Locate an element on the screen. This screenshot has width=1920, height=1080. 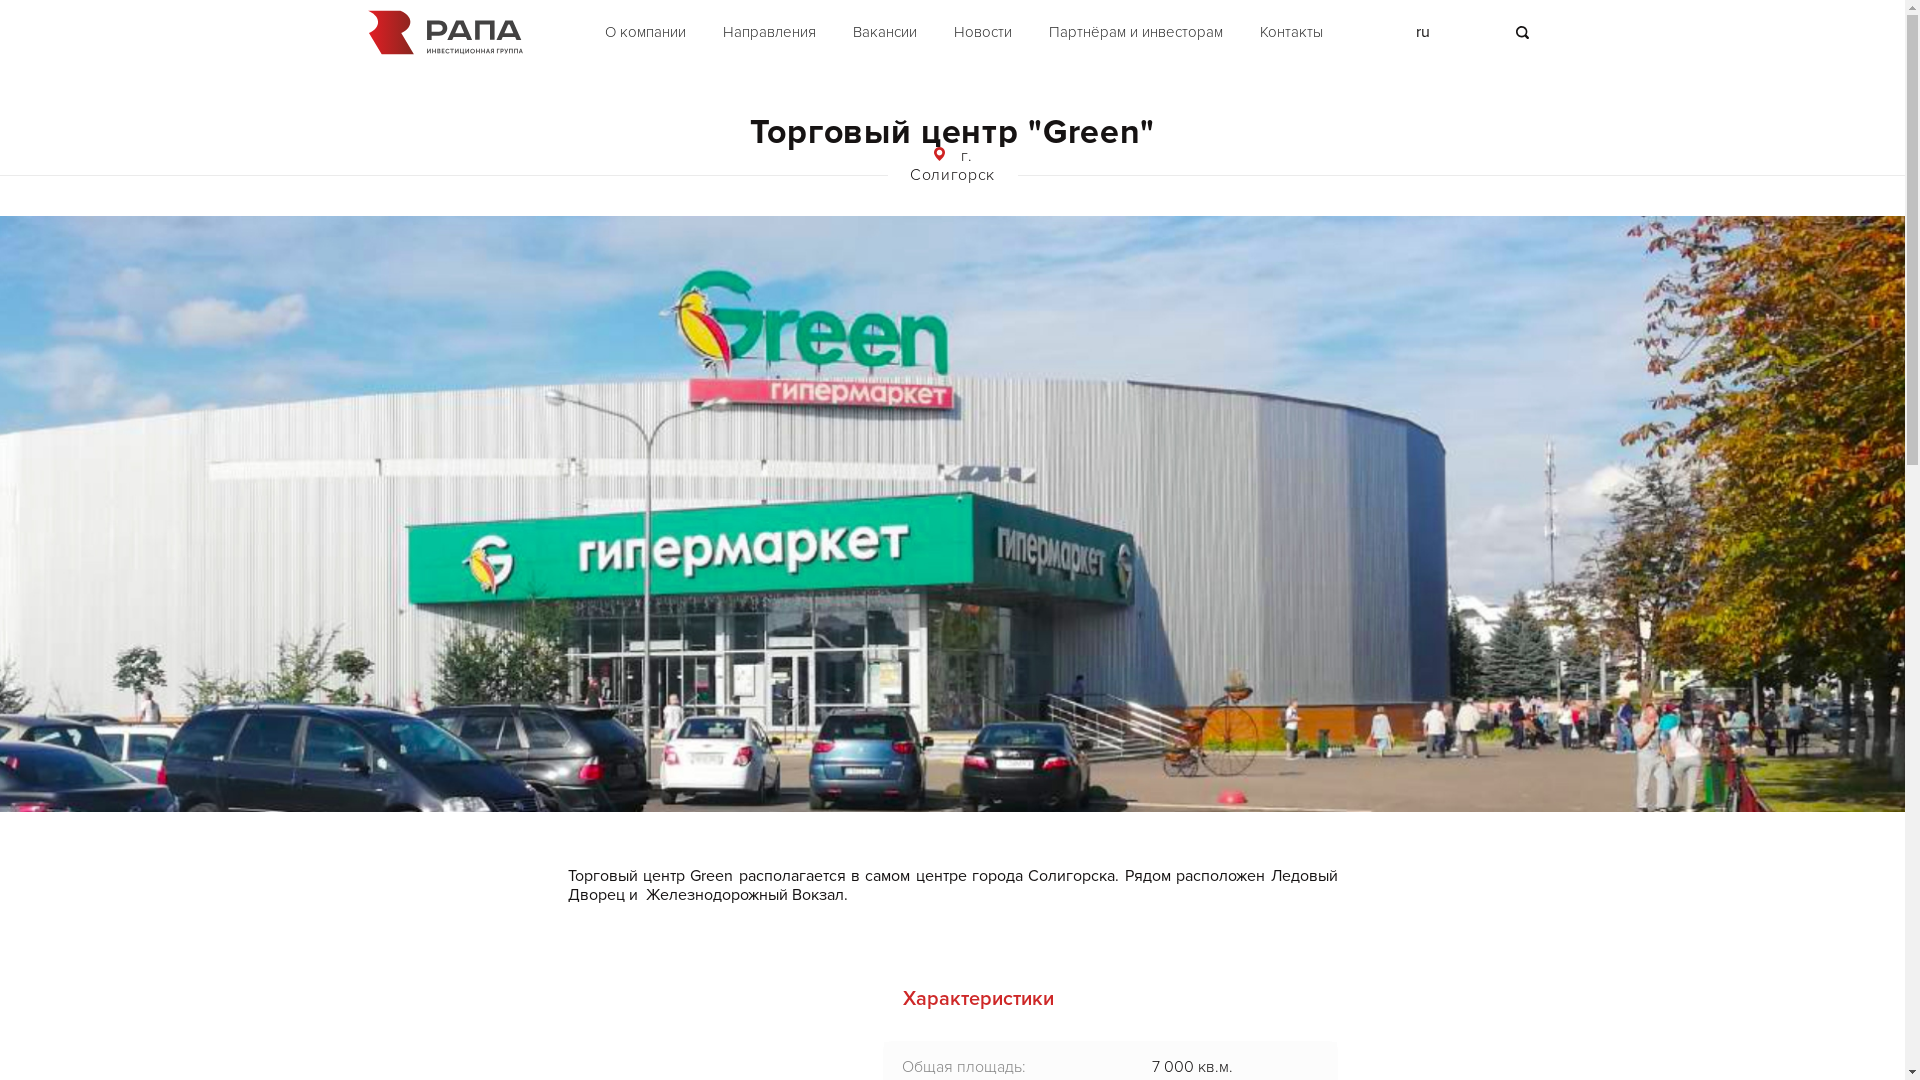
'ru' is located at coordinates (1421, 31).